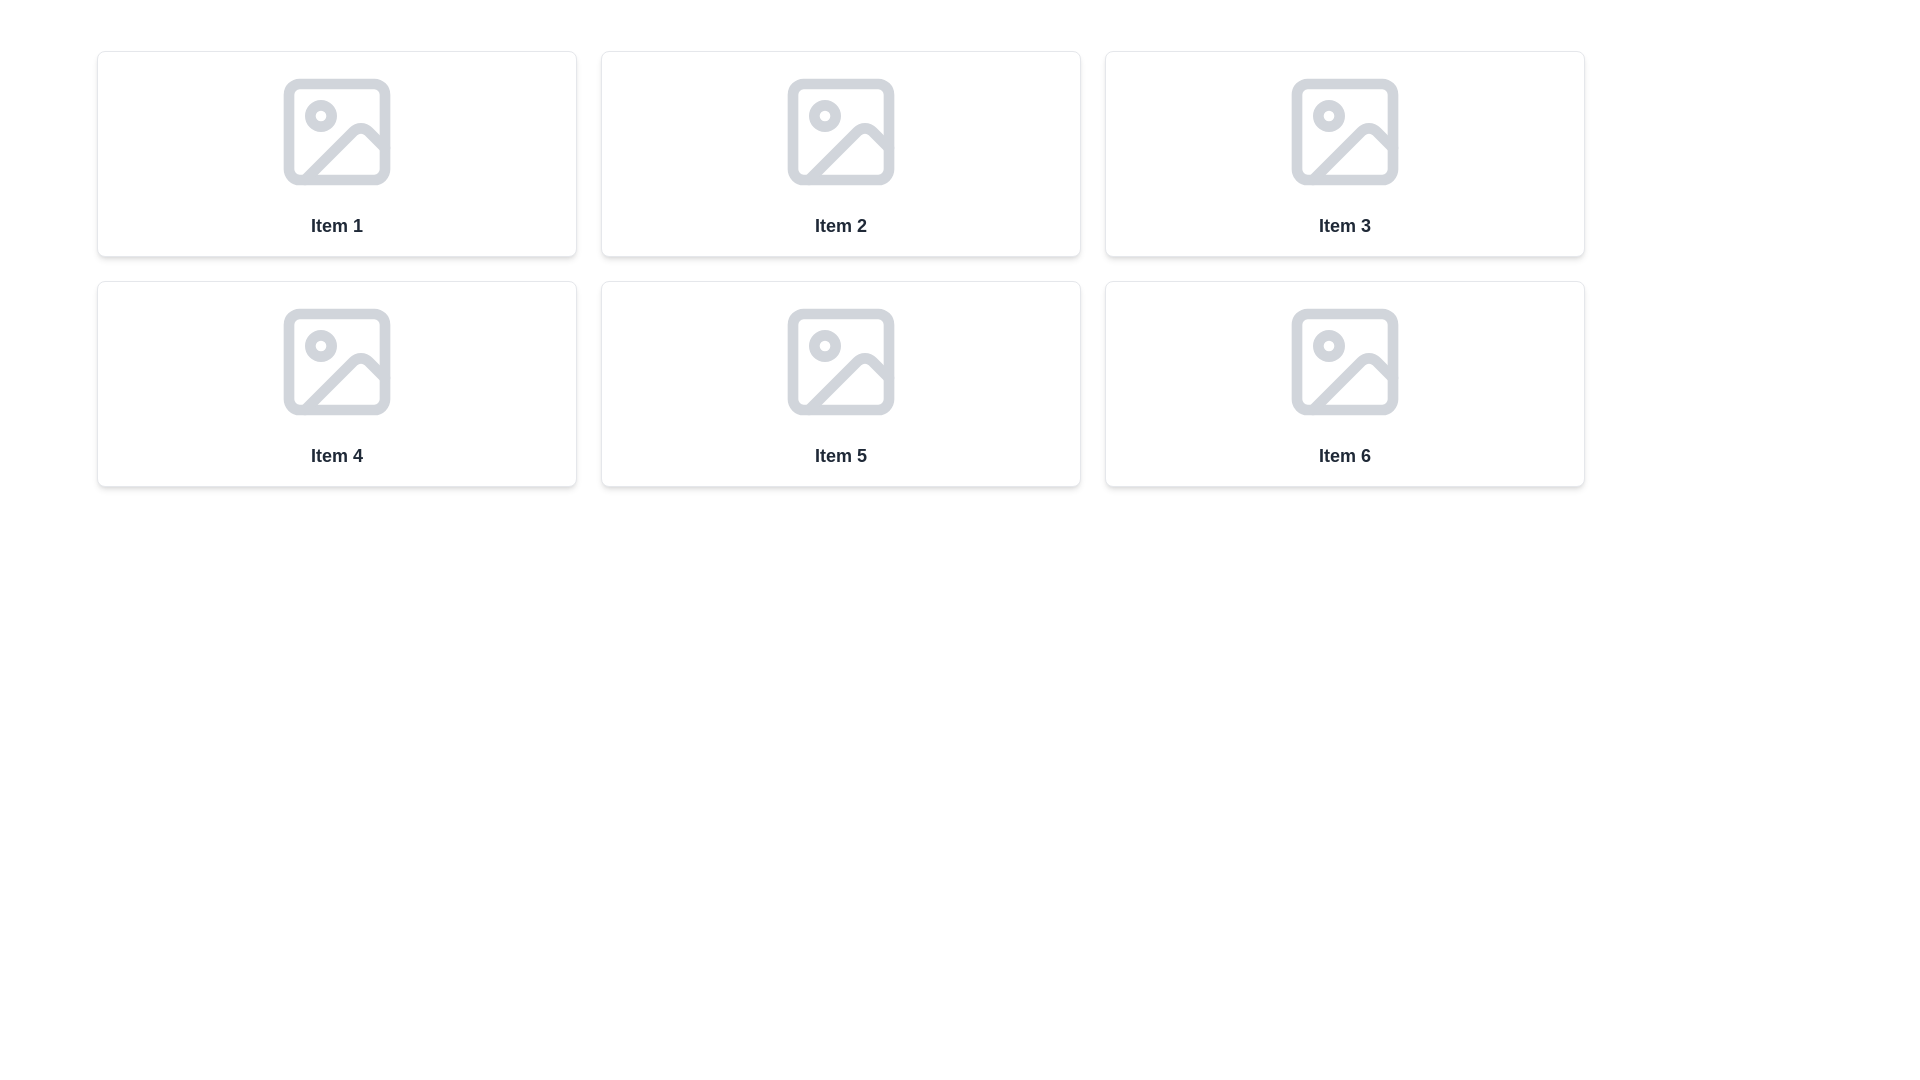 Image resolution: width=1920 pixels, height=1080 pixels. Describe the element at coordinates (1344, 153) in the screenshot. I see `the card` at that location.